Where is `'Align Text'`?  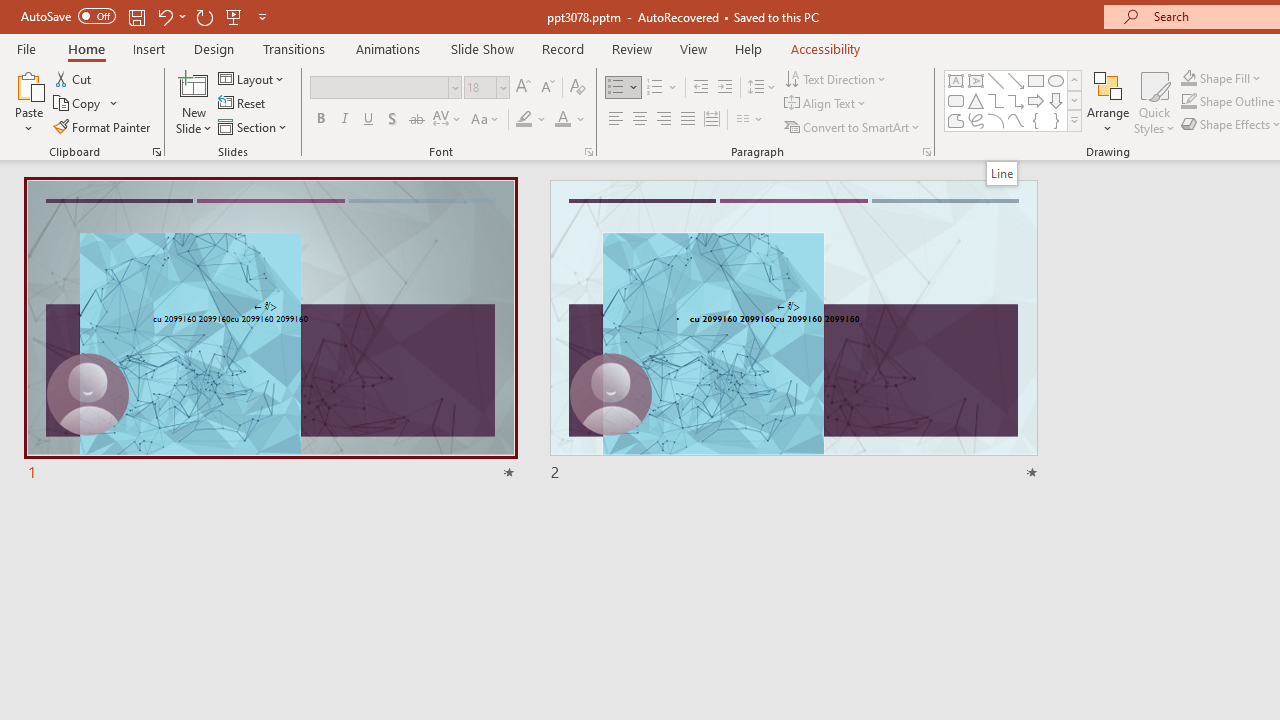 'Align Text' is located at coordinates (826, 103).